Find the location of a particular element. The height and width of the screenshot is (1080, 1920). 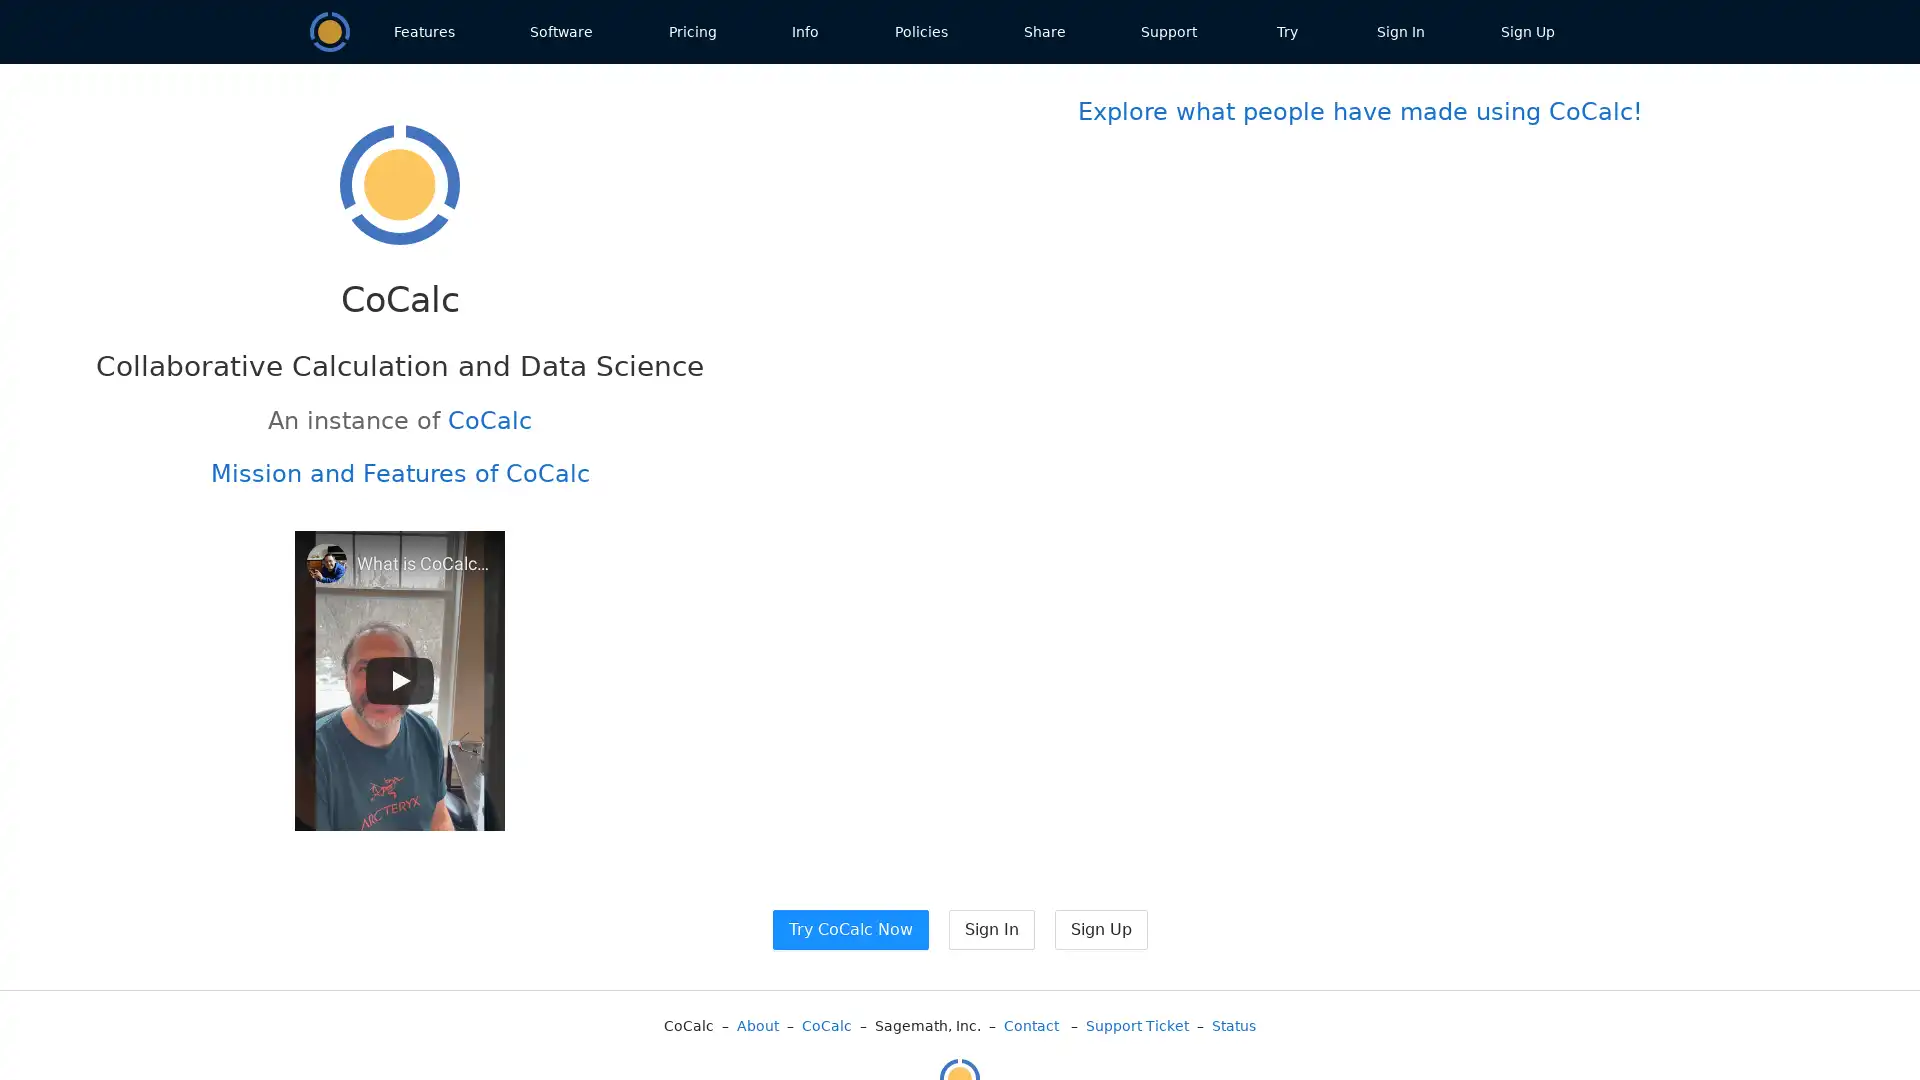

Sign Up is located at coordinates (1099, 929).